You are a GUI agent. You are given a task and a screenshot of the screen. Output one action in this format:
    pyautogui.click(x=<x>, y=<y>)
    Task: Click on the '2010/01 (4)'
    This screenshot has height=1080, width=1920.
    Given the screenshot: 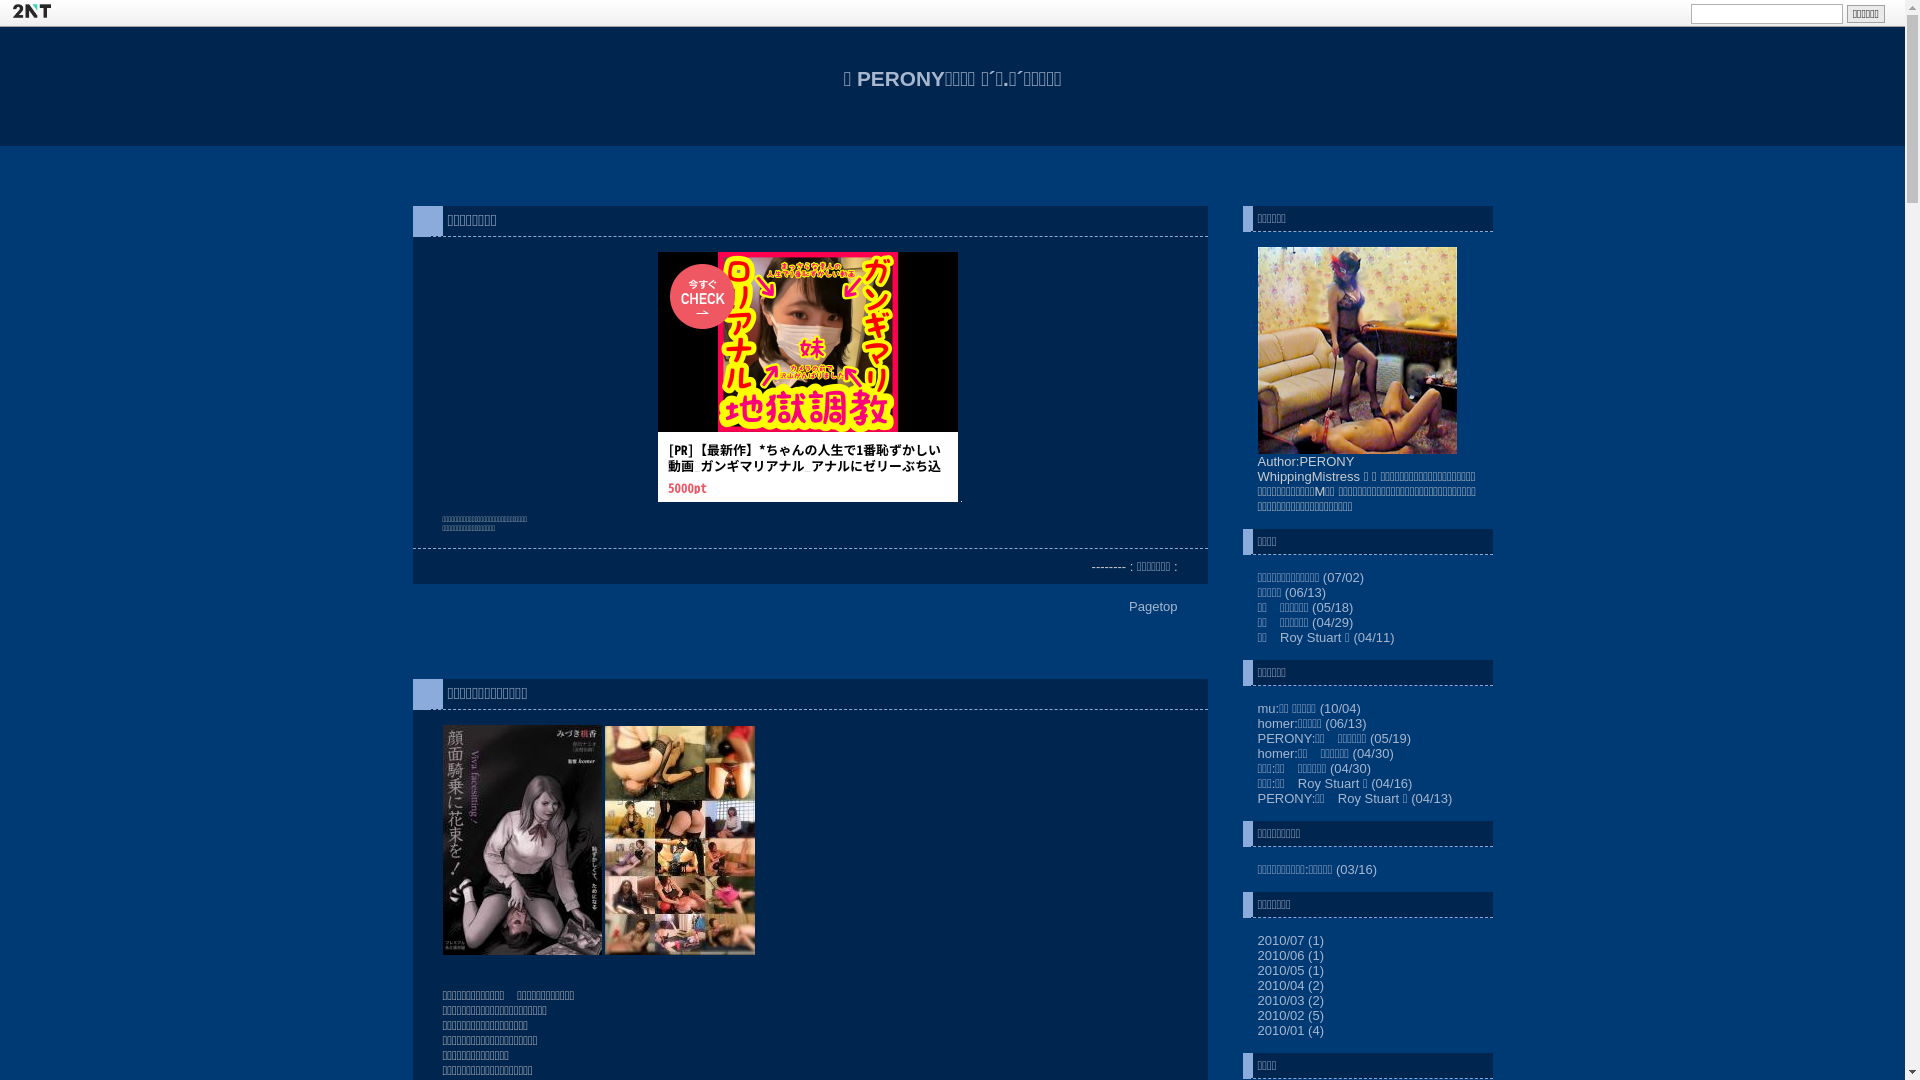 What is the action you would take?
    pyautogui.click(x=1291, y=1030)
    